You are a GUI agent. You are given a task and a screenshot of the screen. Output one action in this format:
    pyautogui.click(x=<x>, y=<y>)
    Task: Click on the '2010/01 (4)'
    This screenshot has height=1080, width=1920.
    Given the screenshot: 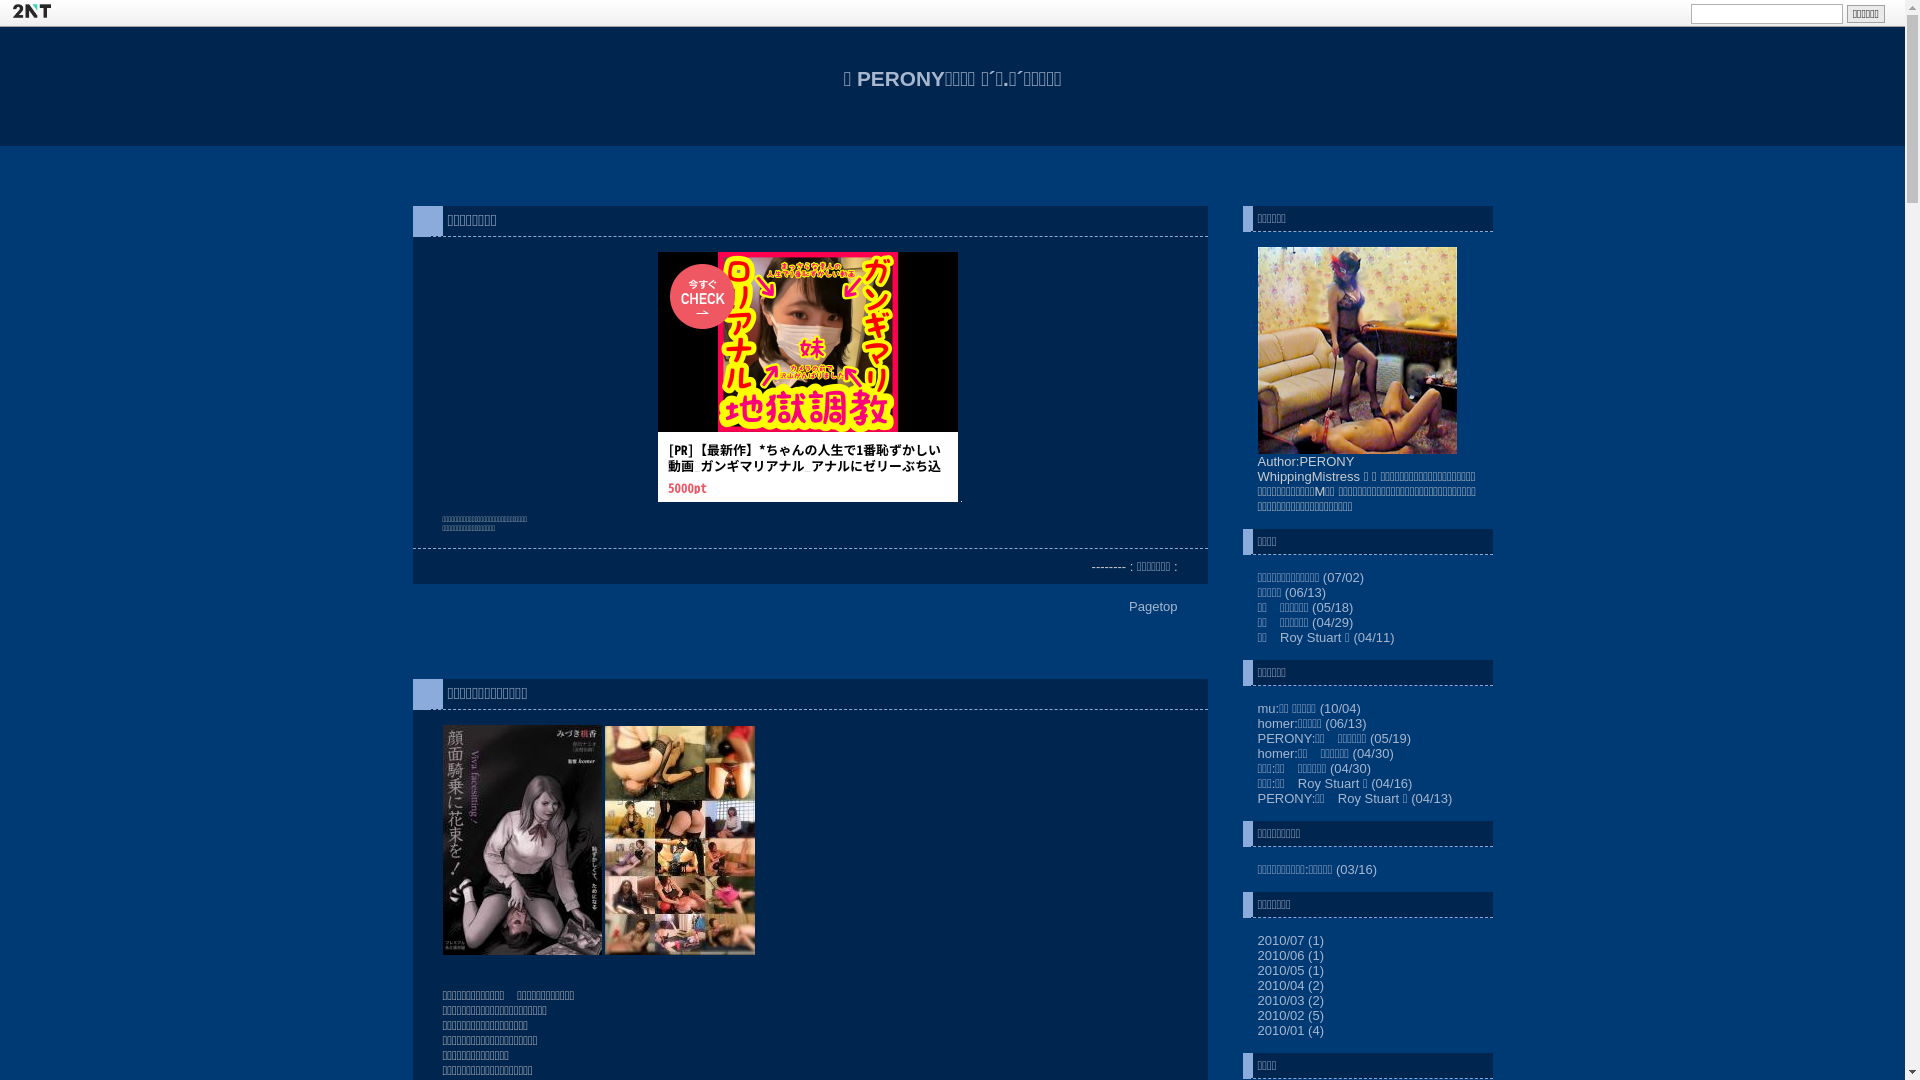 What is the action you would take?
    pyautogui.click(x=1291, y=1030)
    